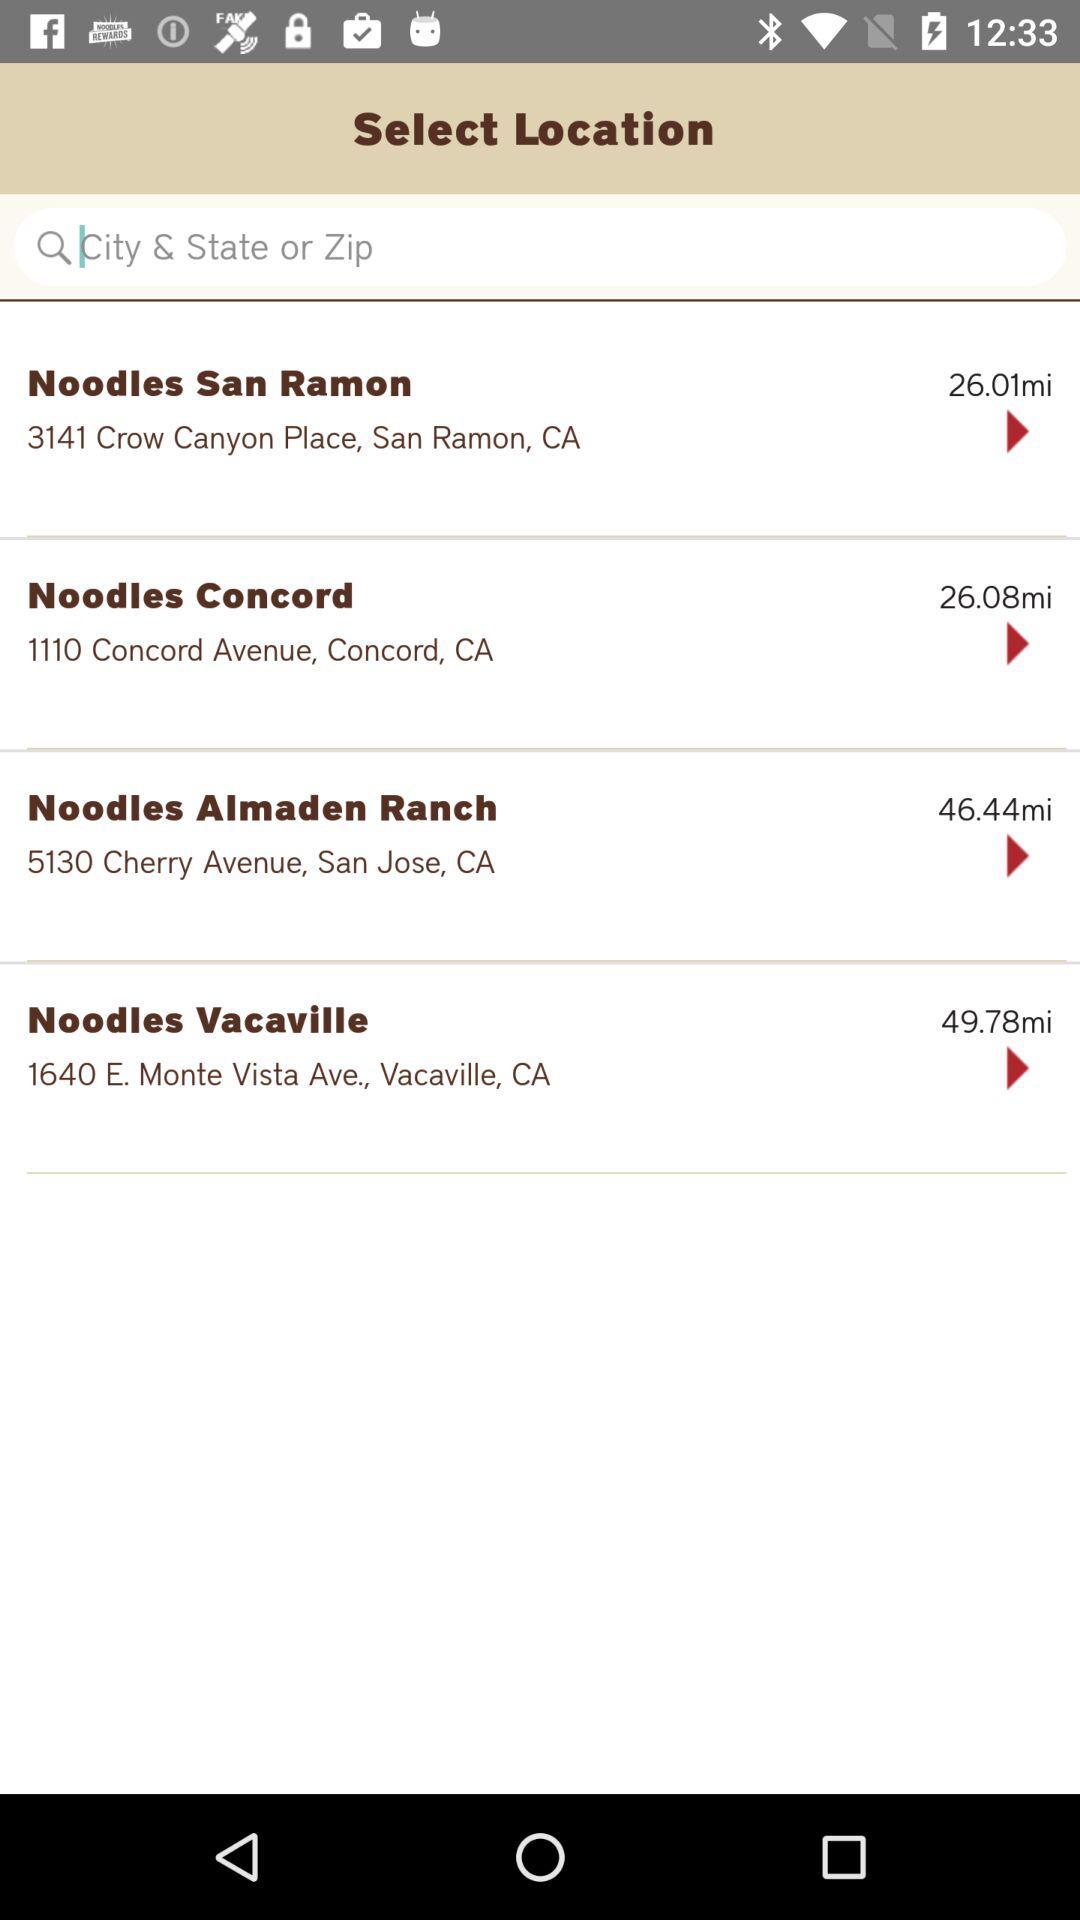  What do you see at coordinates (949, 809) in the screenshot?
I see `46.44mi icon` at bounding box center [949, 809].